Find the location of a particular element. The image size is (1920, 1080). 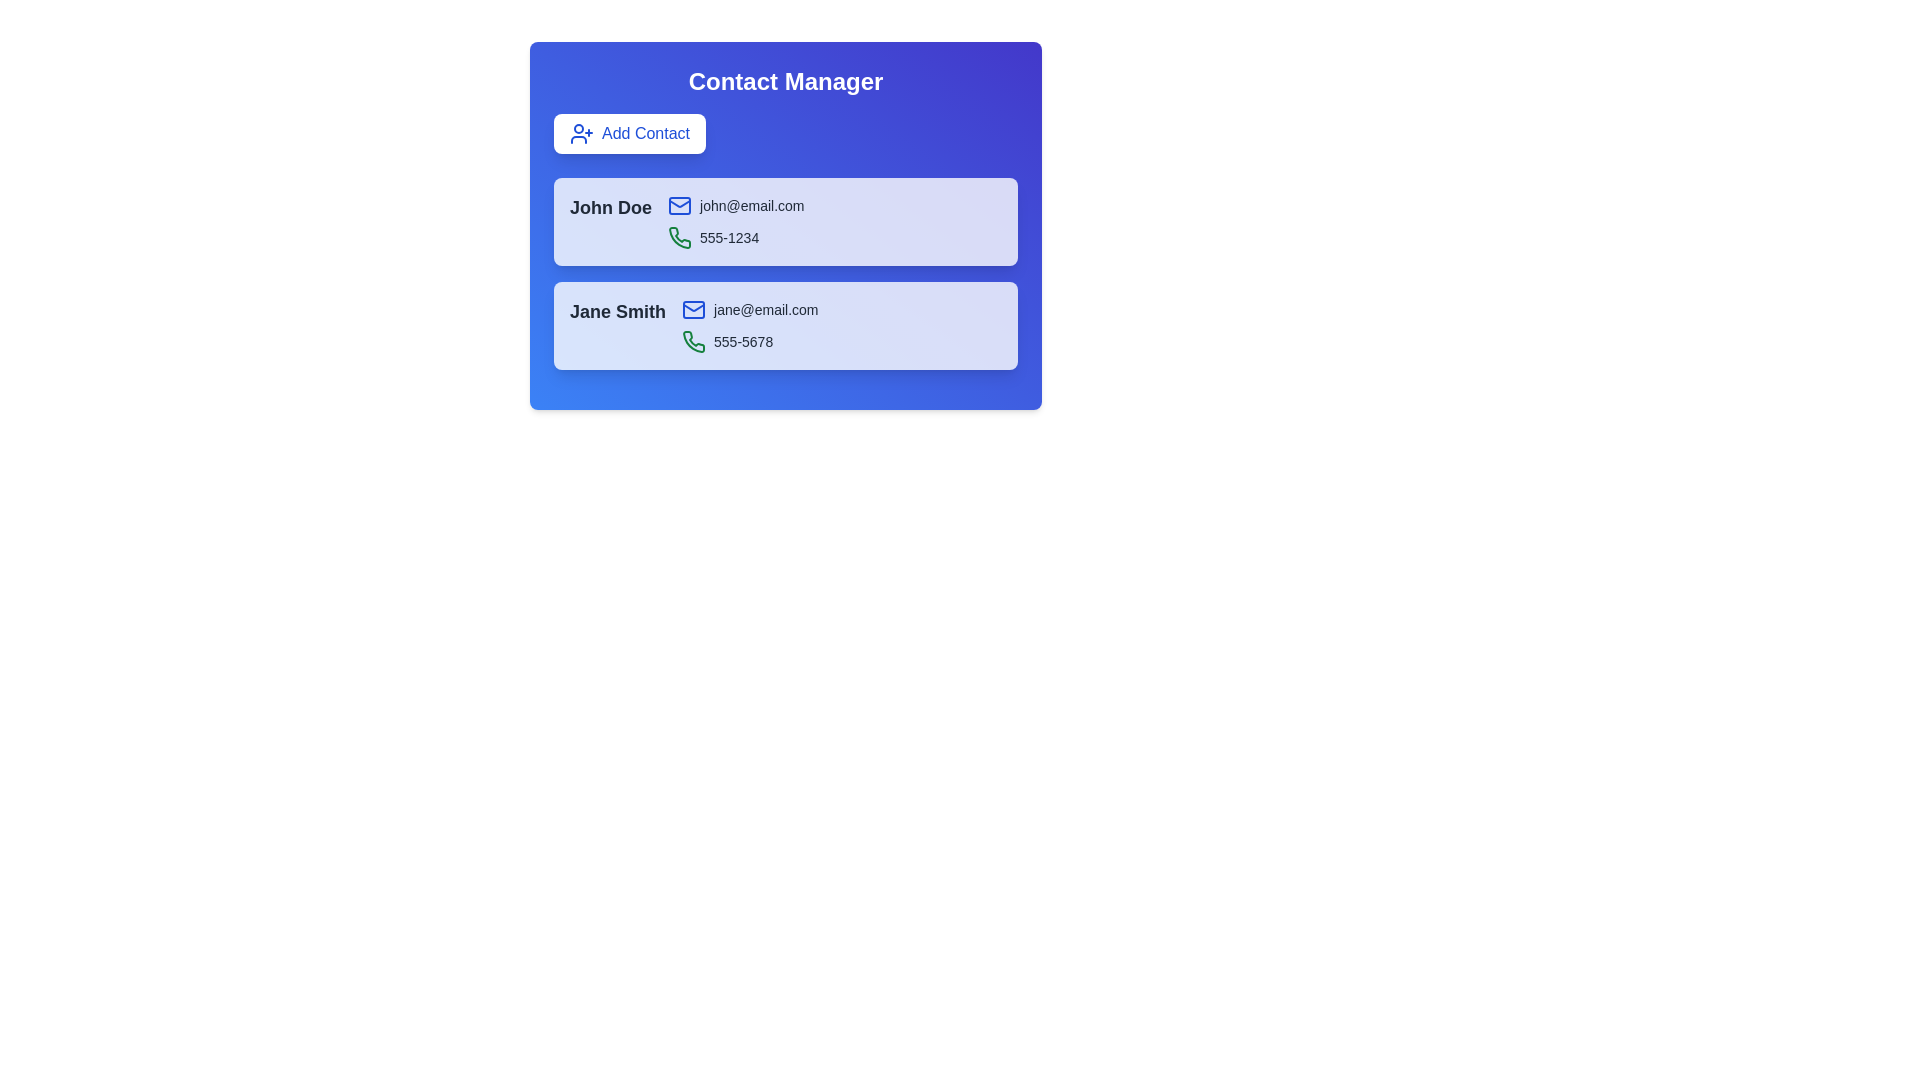

the text of the contact card for John Doe is located at coordinates (569, 193).